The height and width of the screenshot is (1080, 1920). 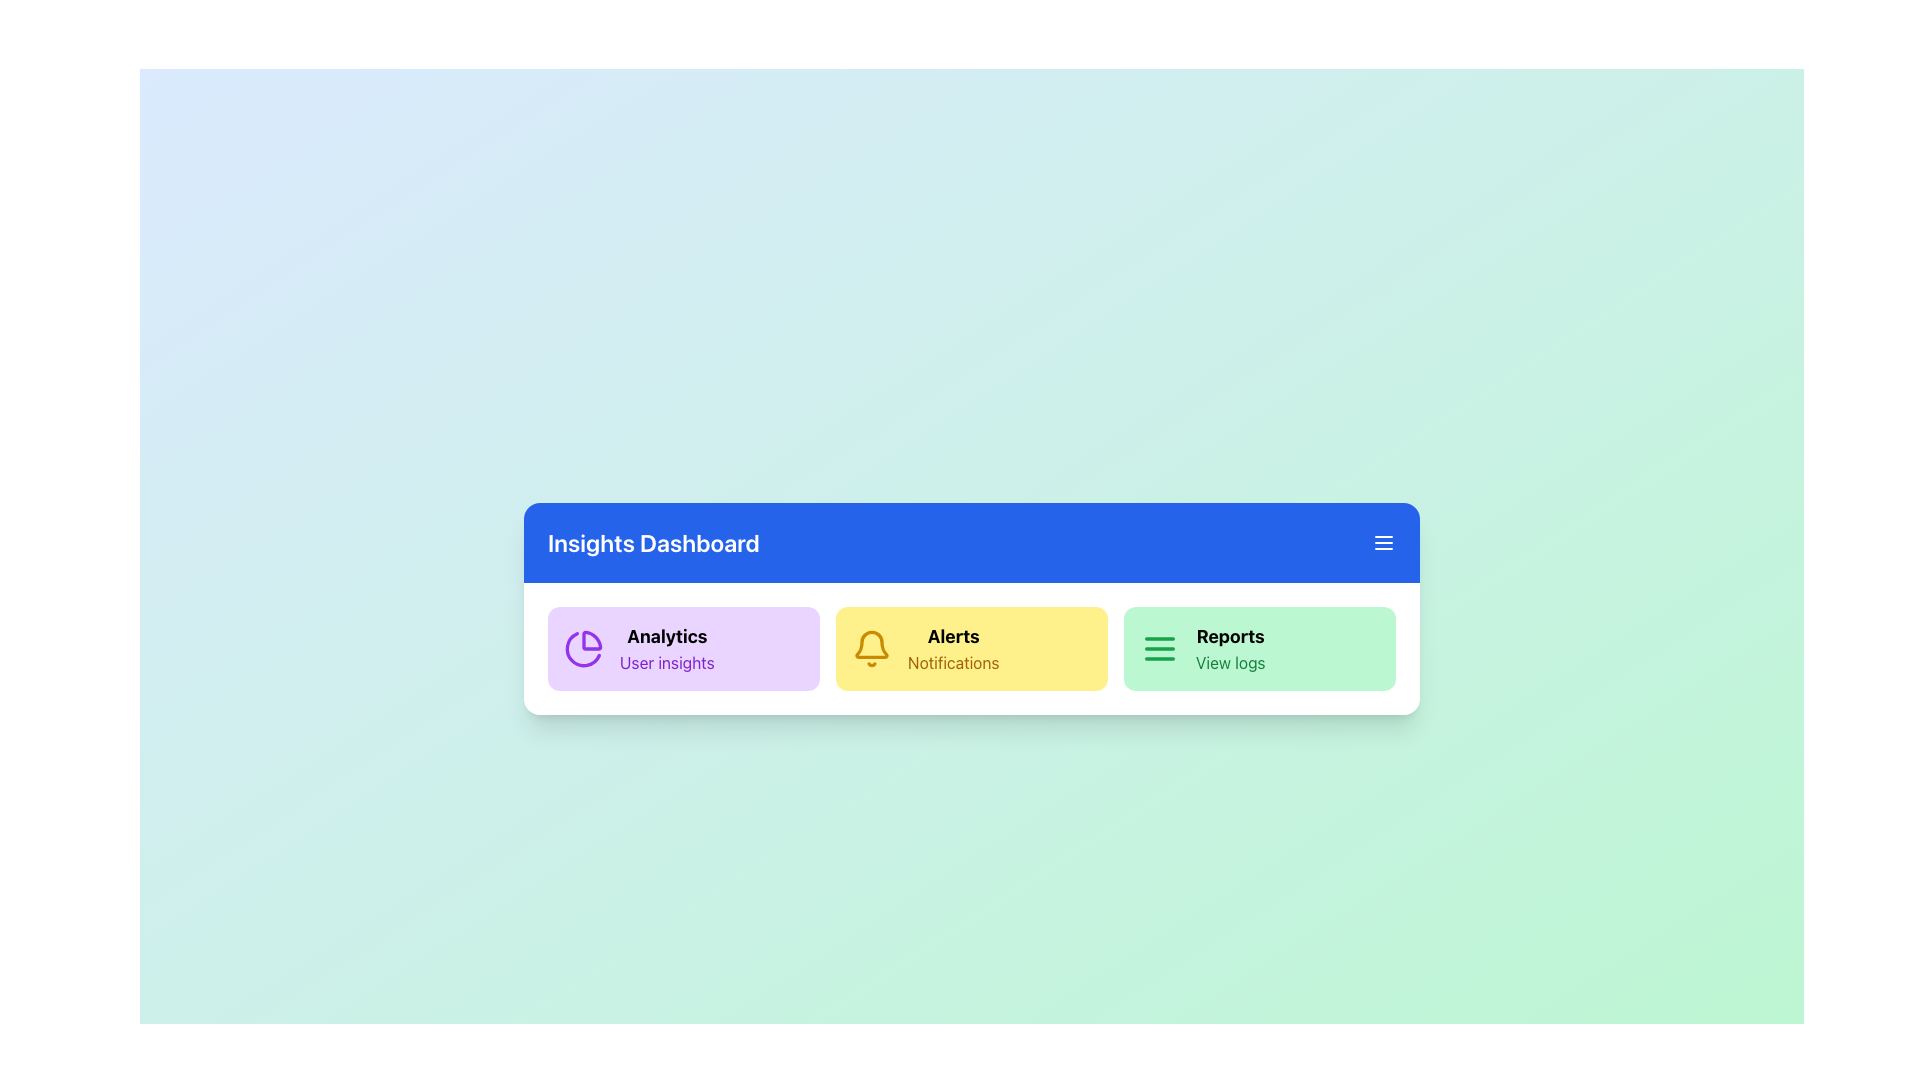 I want to click on the analytics feature icon located within the purple-themed 'Analytics' card, positioned to the left of the 'Alerts' card, so click(x=583, y=648).